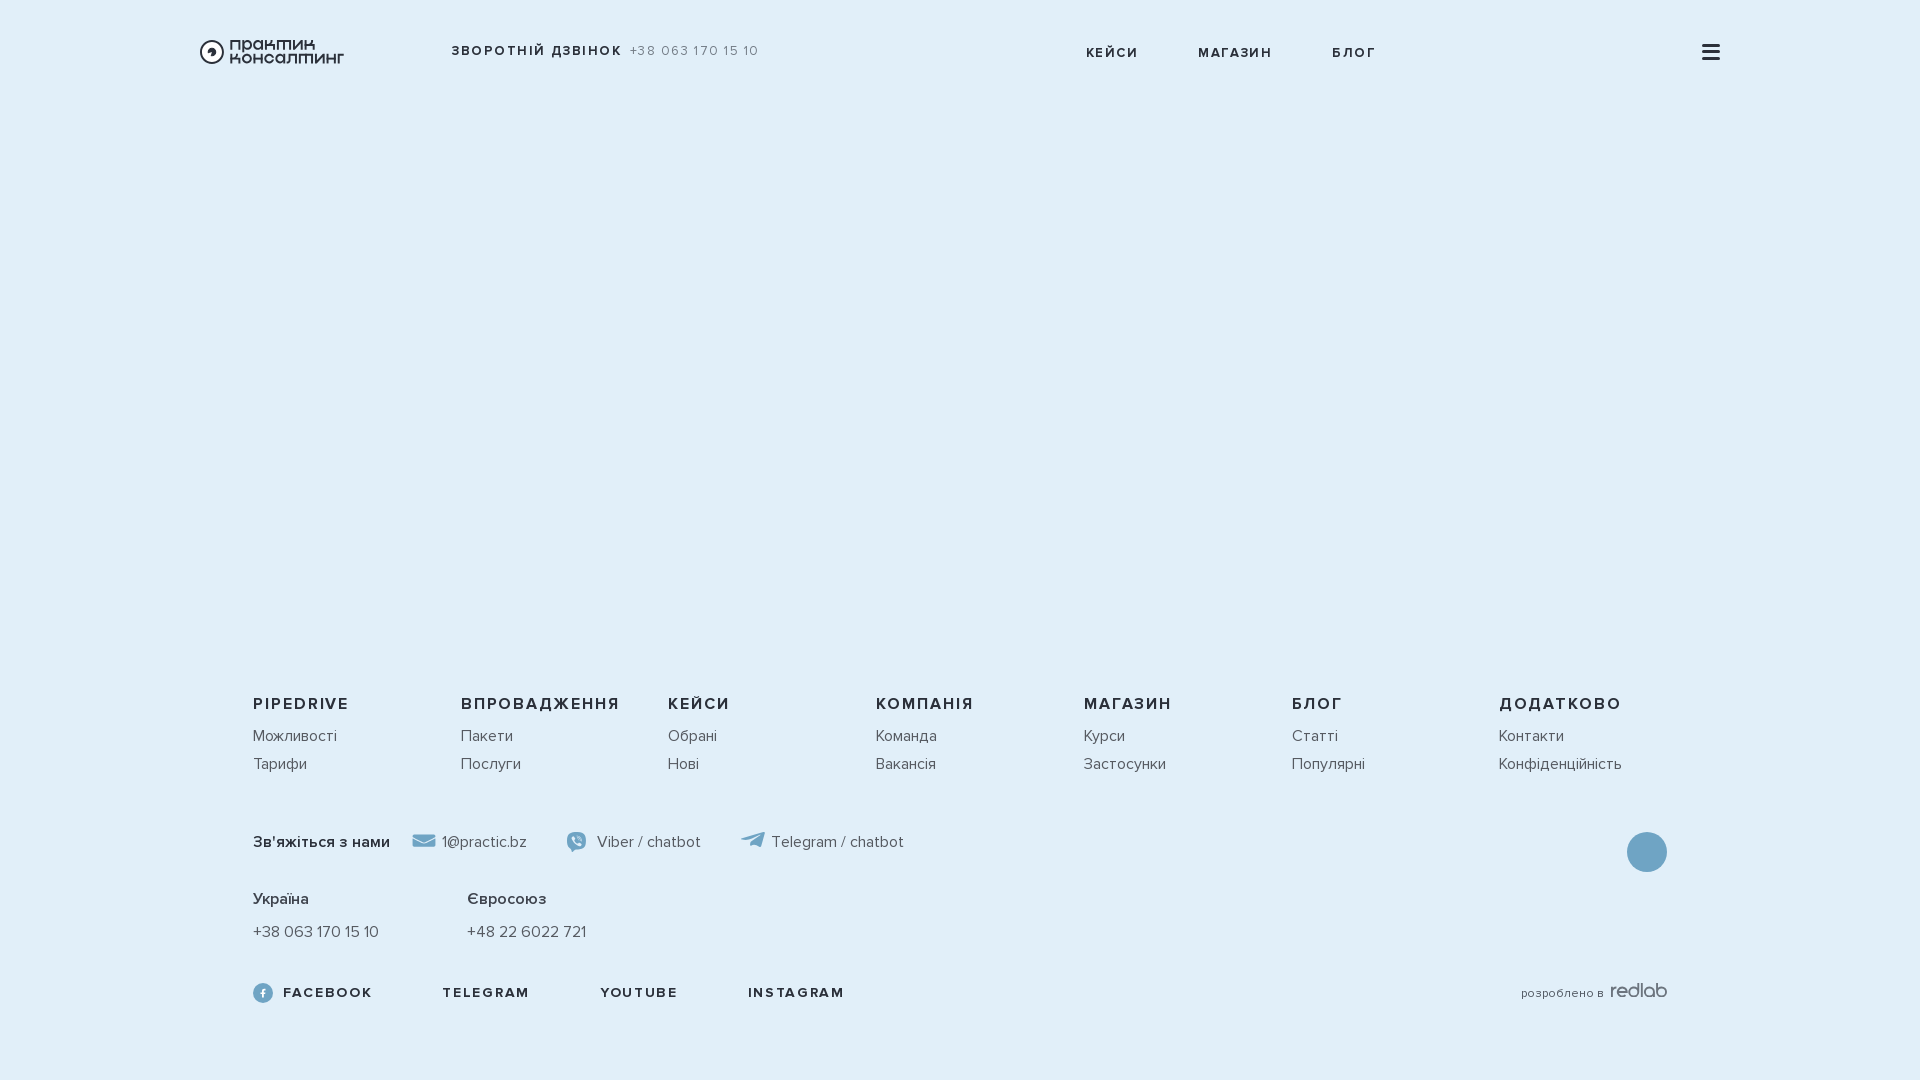  What do you see at coordinates (252, 703) in the screenshot?
I see `'PIPEDRIVE'` at bounding box center [252, 703].